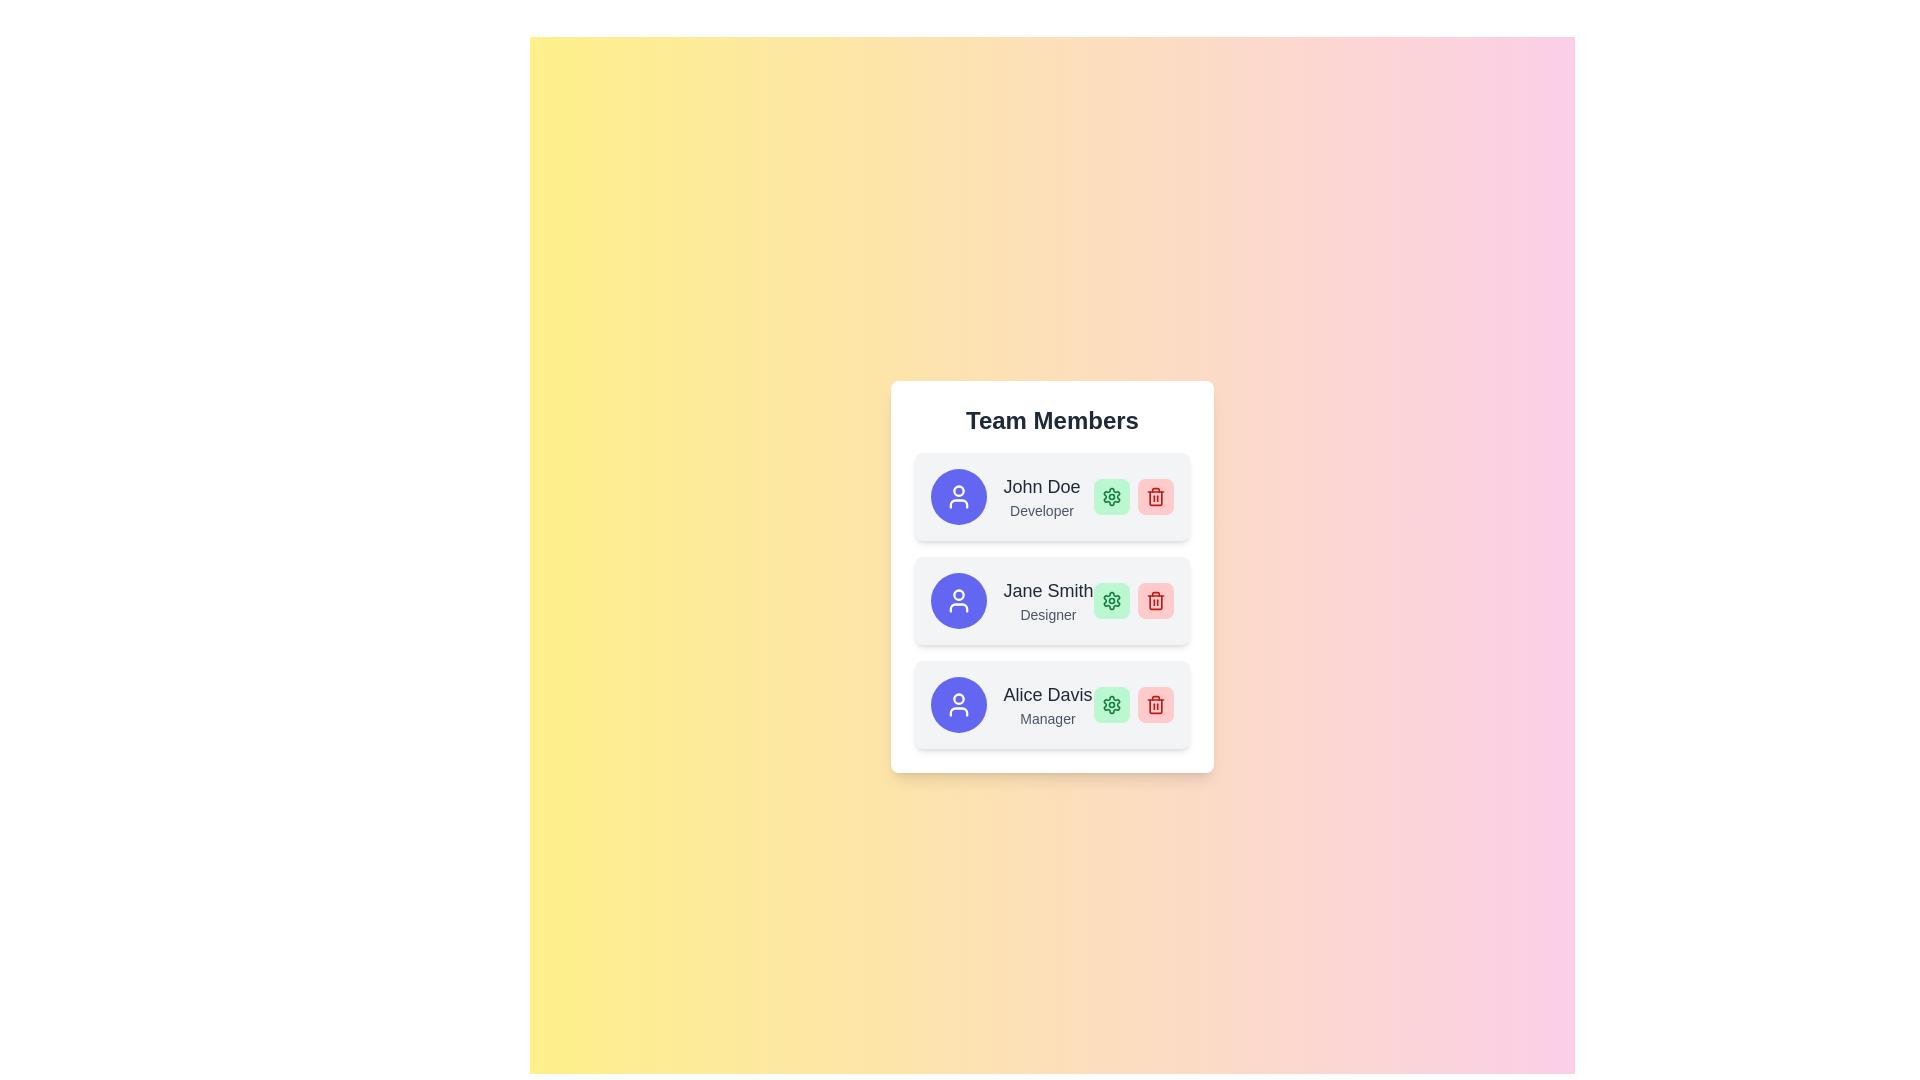 This screenshot has width=1920, height=1080. I want to click on the name within the Team Member Card component, so click(1051, 577).